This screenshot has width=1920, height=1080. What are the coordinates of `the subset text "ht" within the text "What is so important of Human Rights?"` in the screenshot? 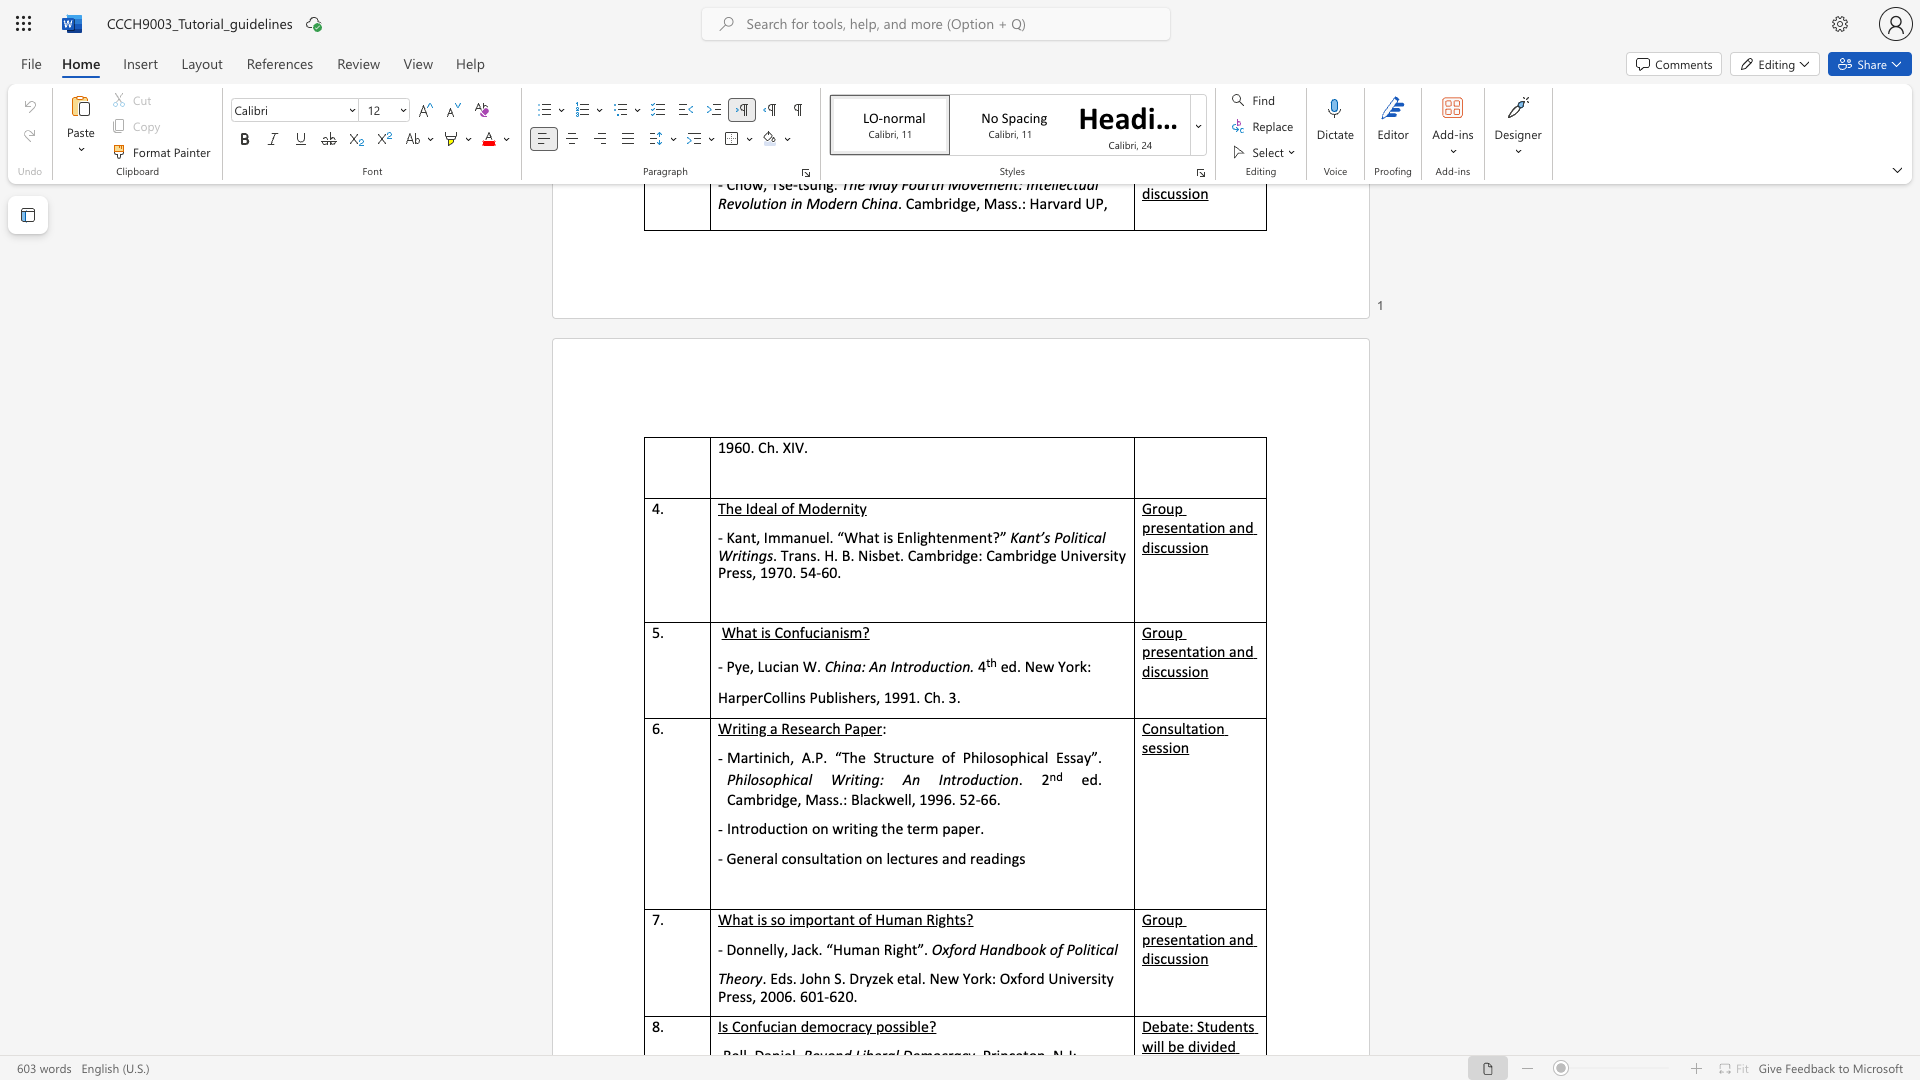 It's located at (945, 919).